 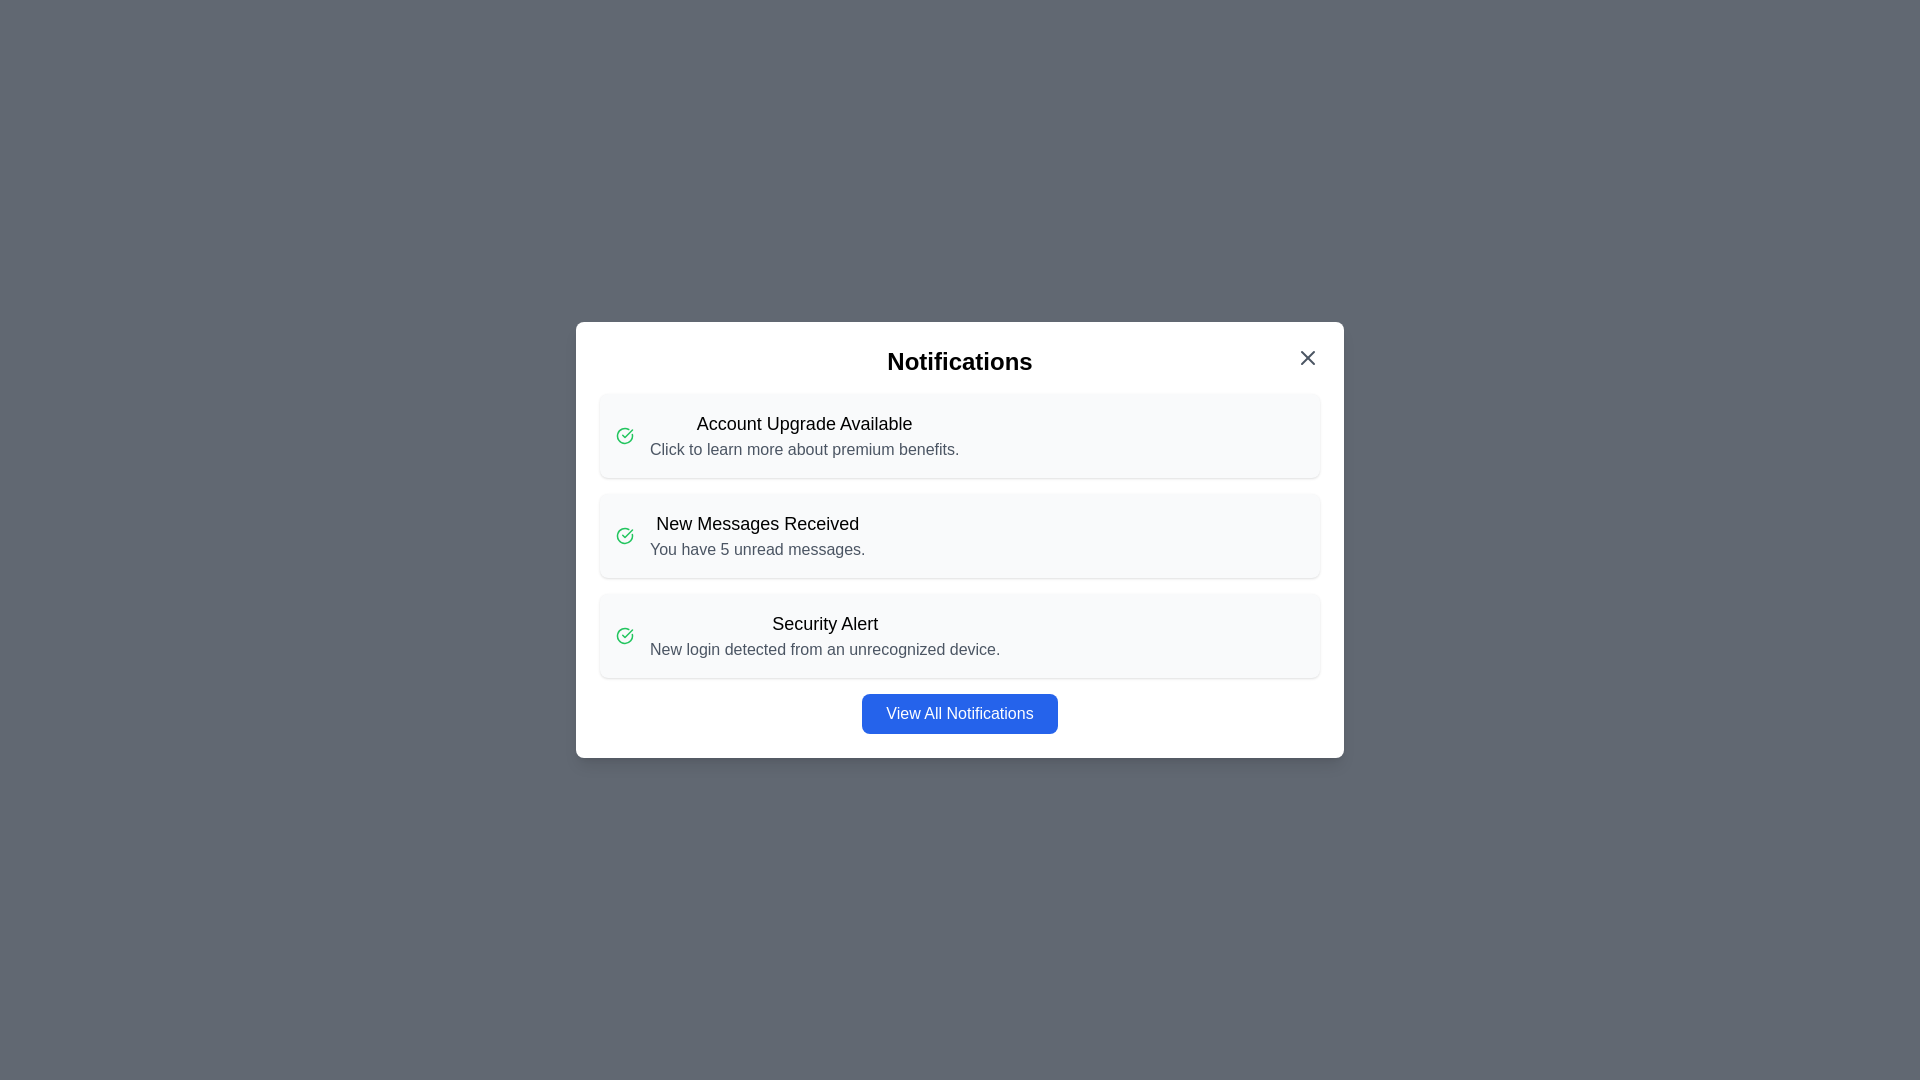 What do you see at coordinates (1308, 357) in the screenshot?
I see `the close icon in the upper-right corner of the notification panel` at bounding box center [1308, 357].